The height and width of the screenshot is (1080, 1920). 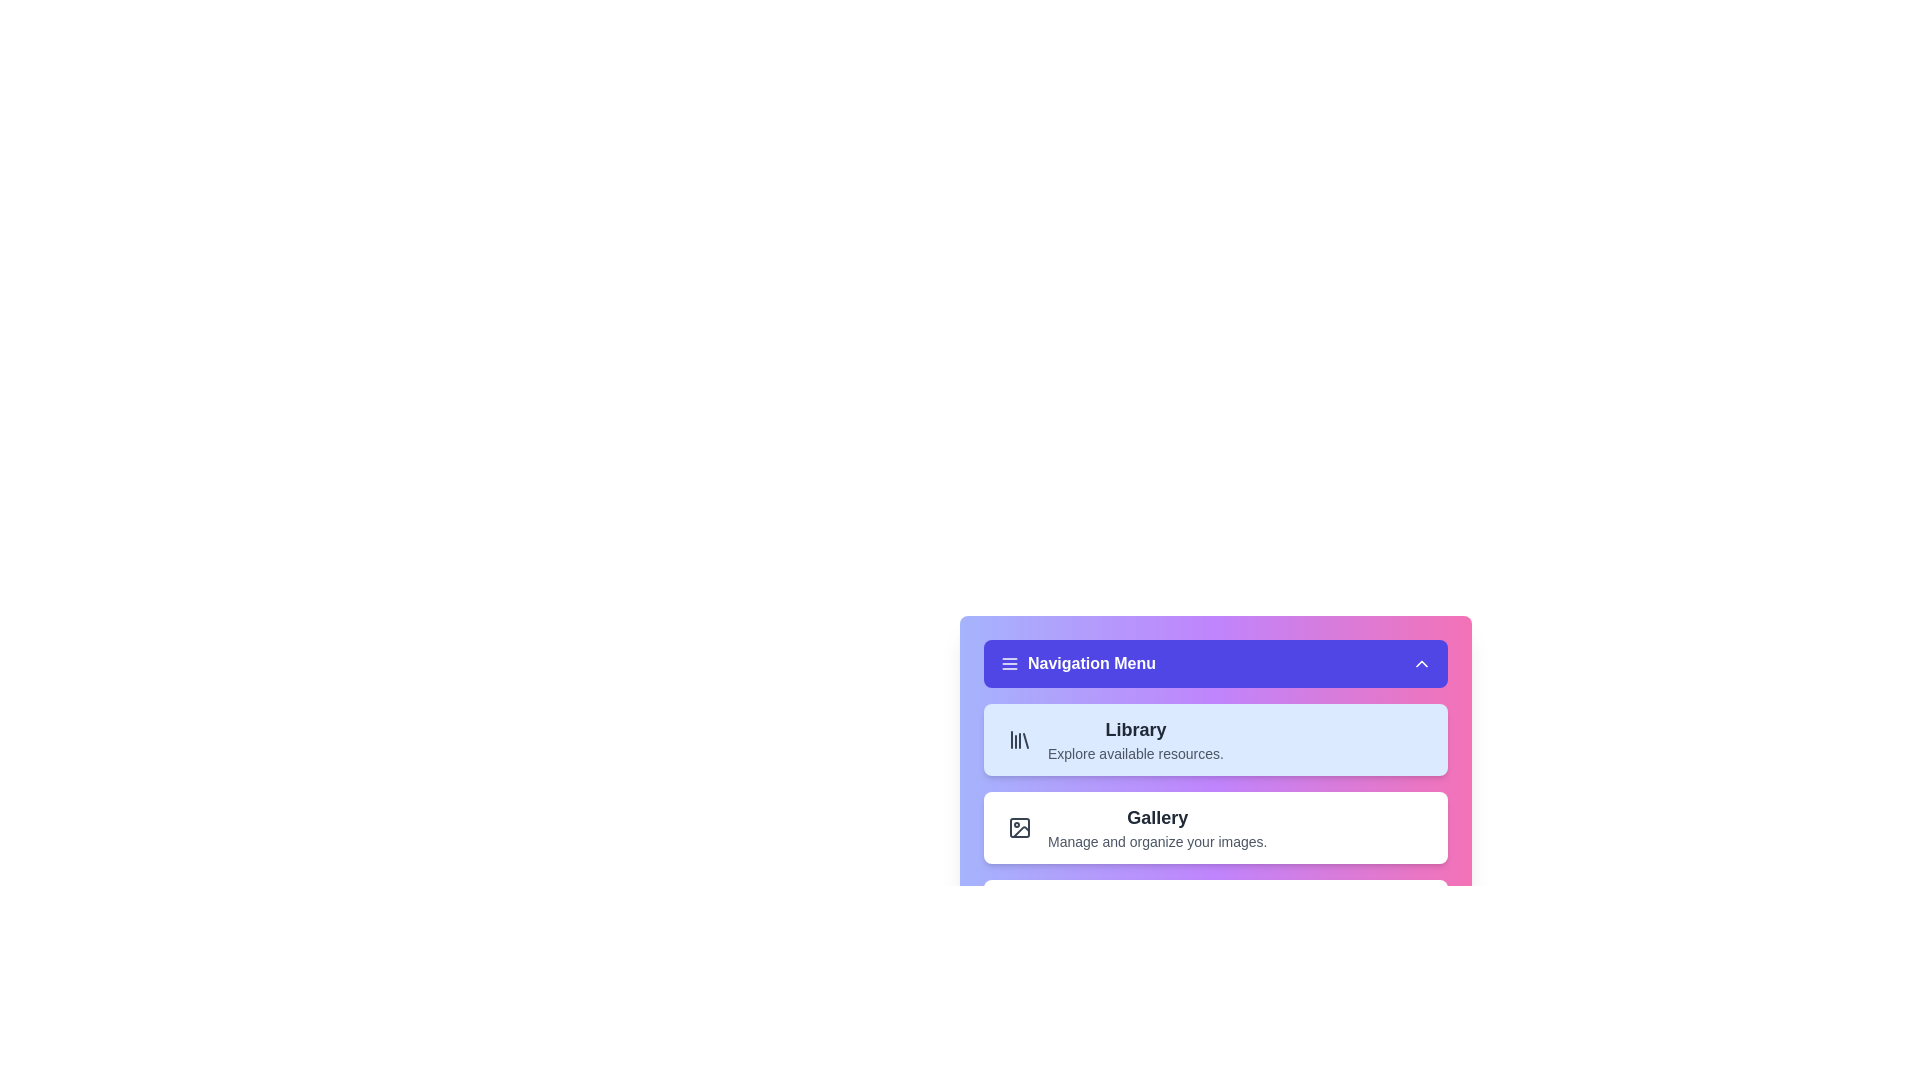 What do you see at coordinates (1214, 828) in the screenshot?
I see `the menu option Gallery to observe its effects` at bounding box center [1214, 828].